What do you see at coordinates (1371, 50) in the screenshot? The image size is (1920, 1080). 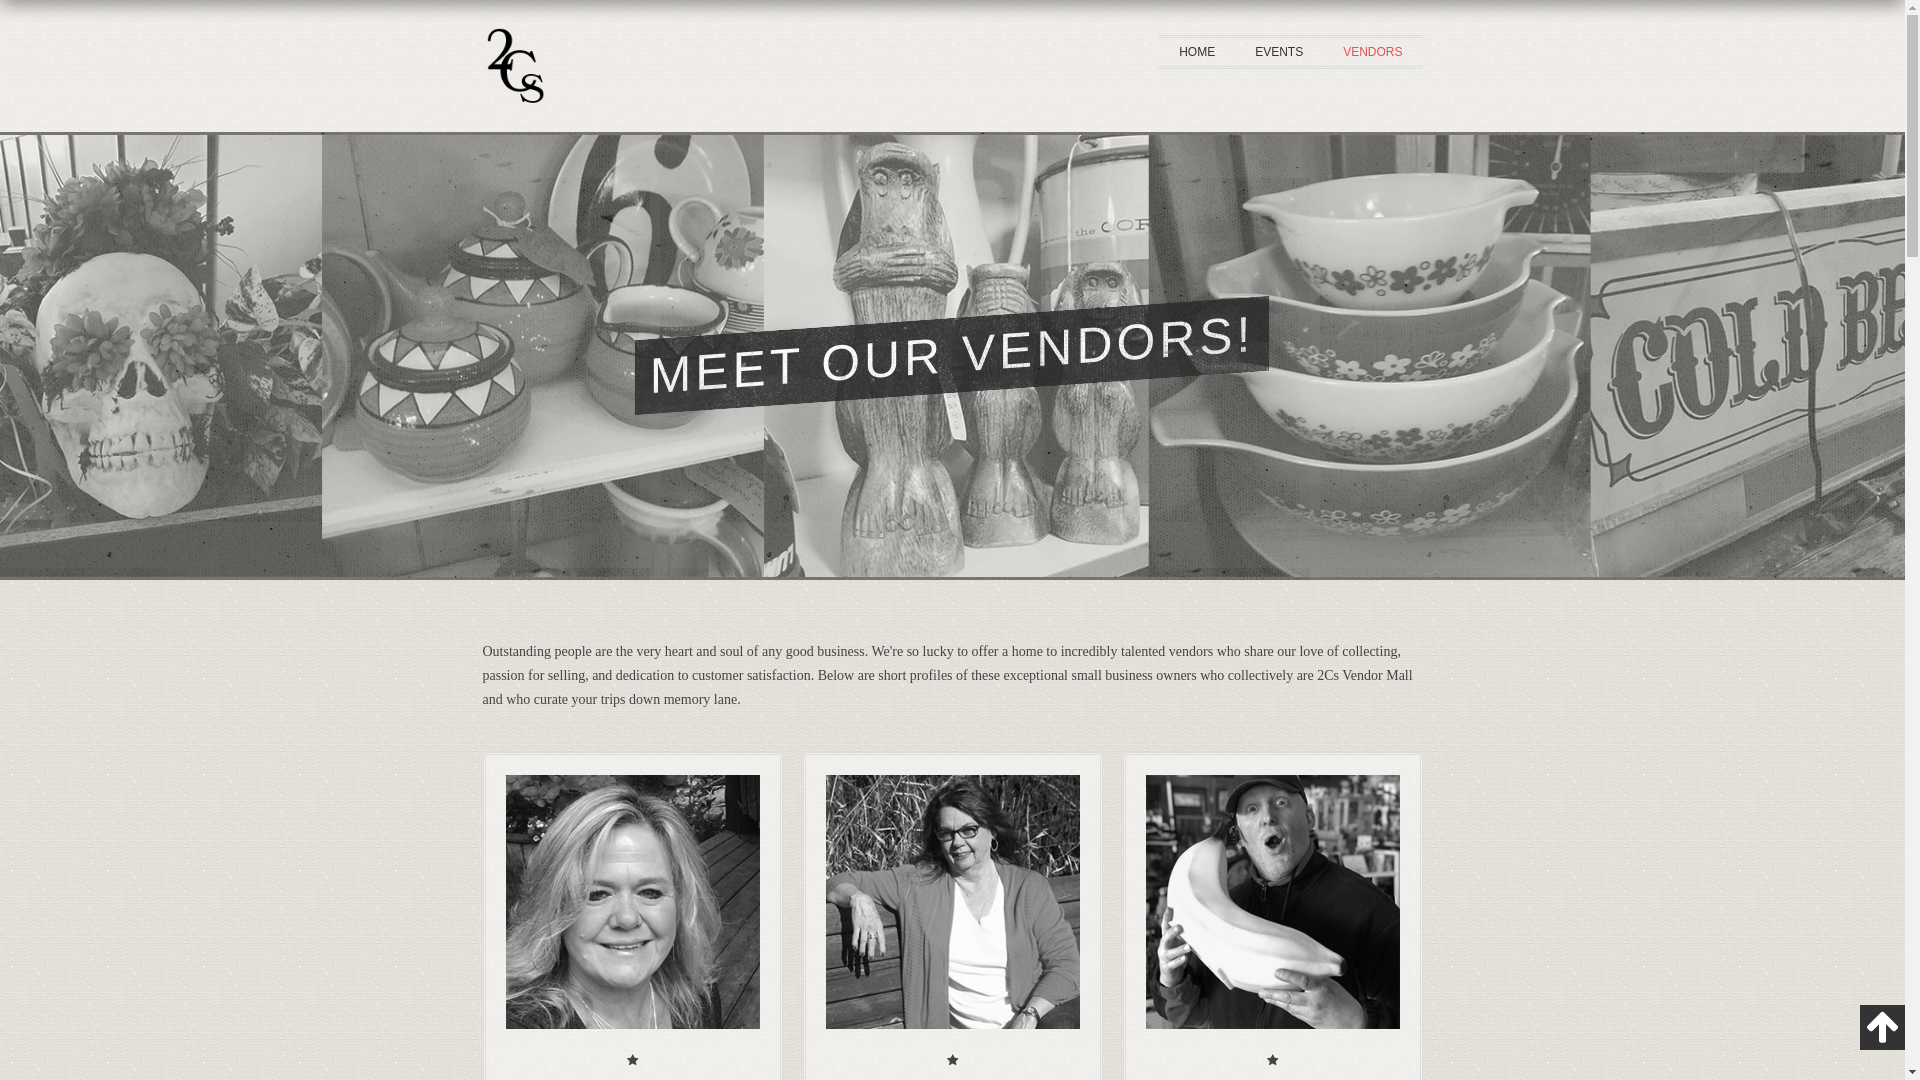 I see `'VENDORS'` at bounding box center [1371, 50].